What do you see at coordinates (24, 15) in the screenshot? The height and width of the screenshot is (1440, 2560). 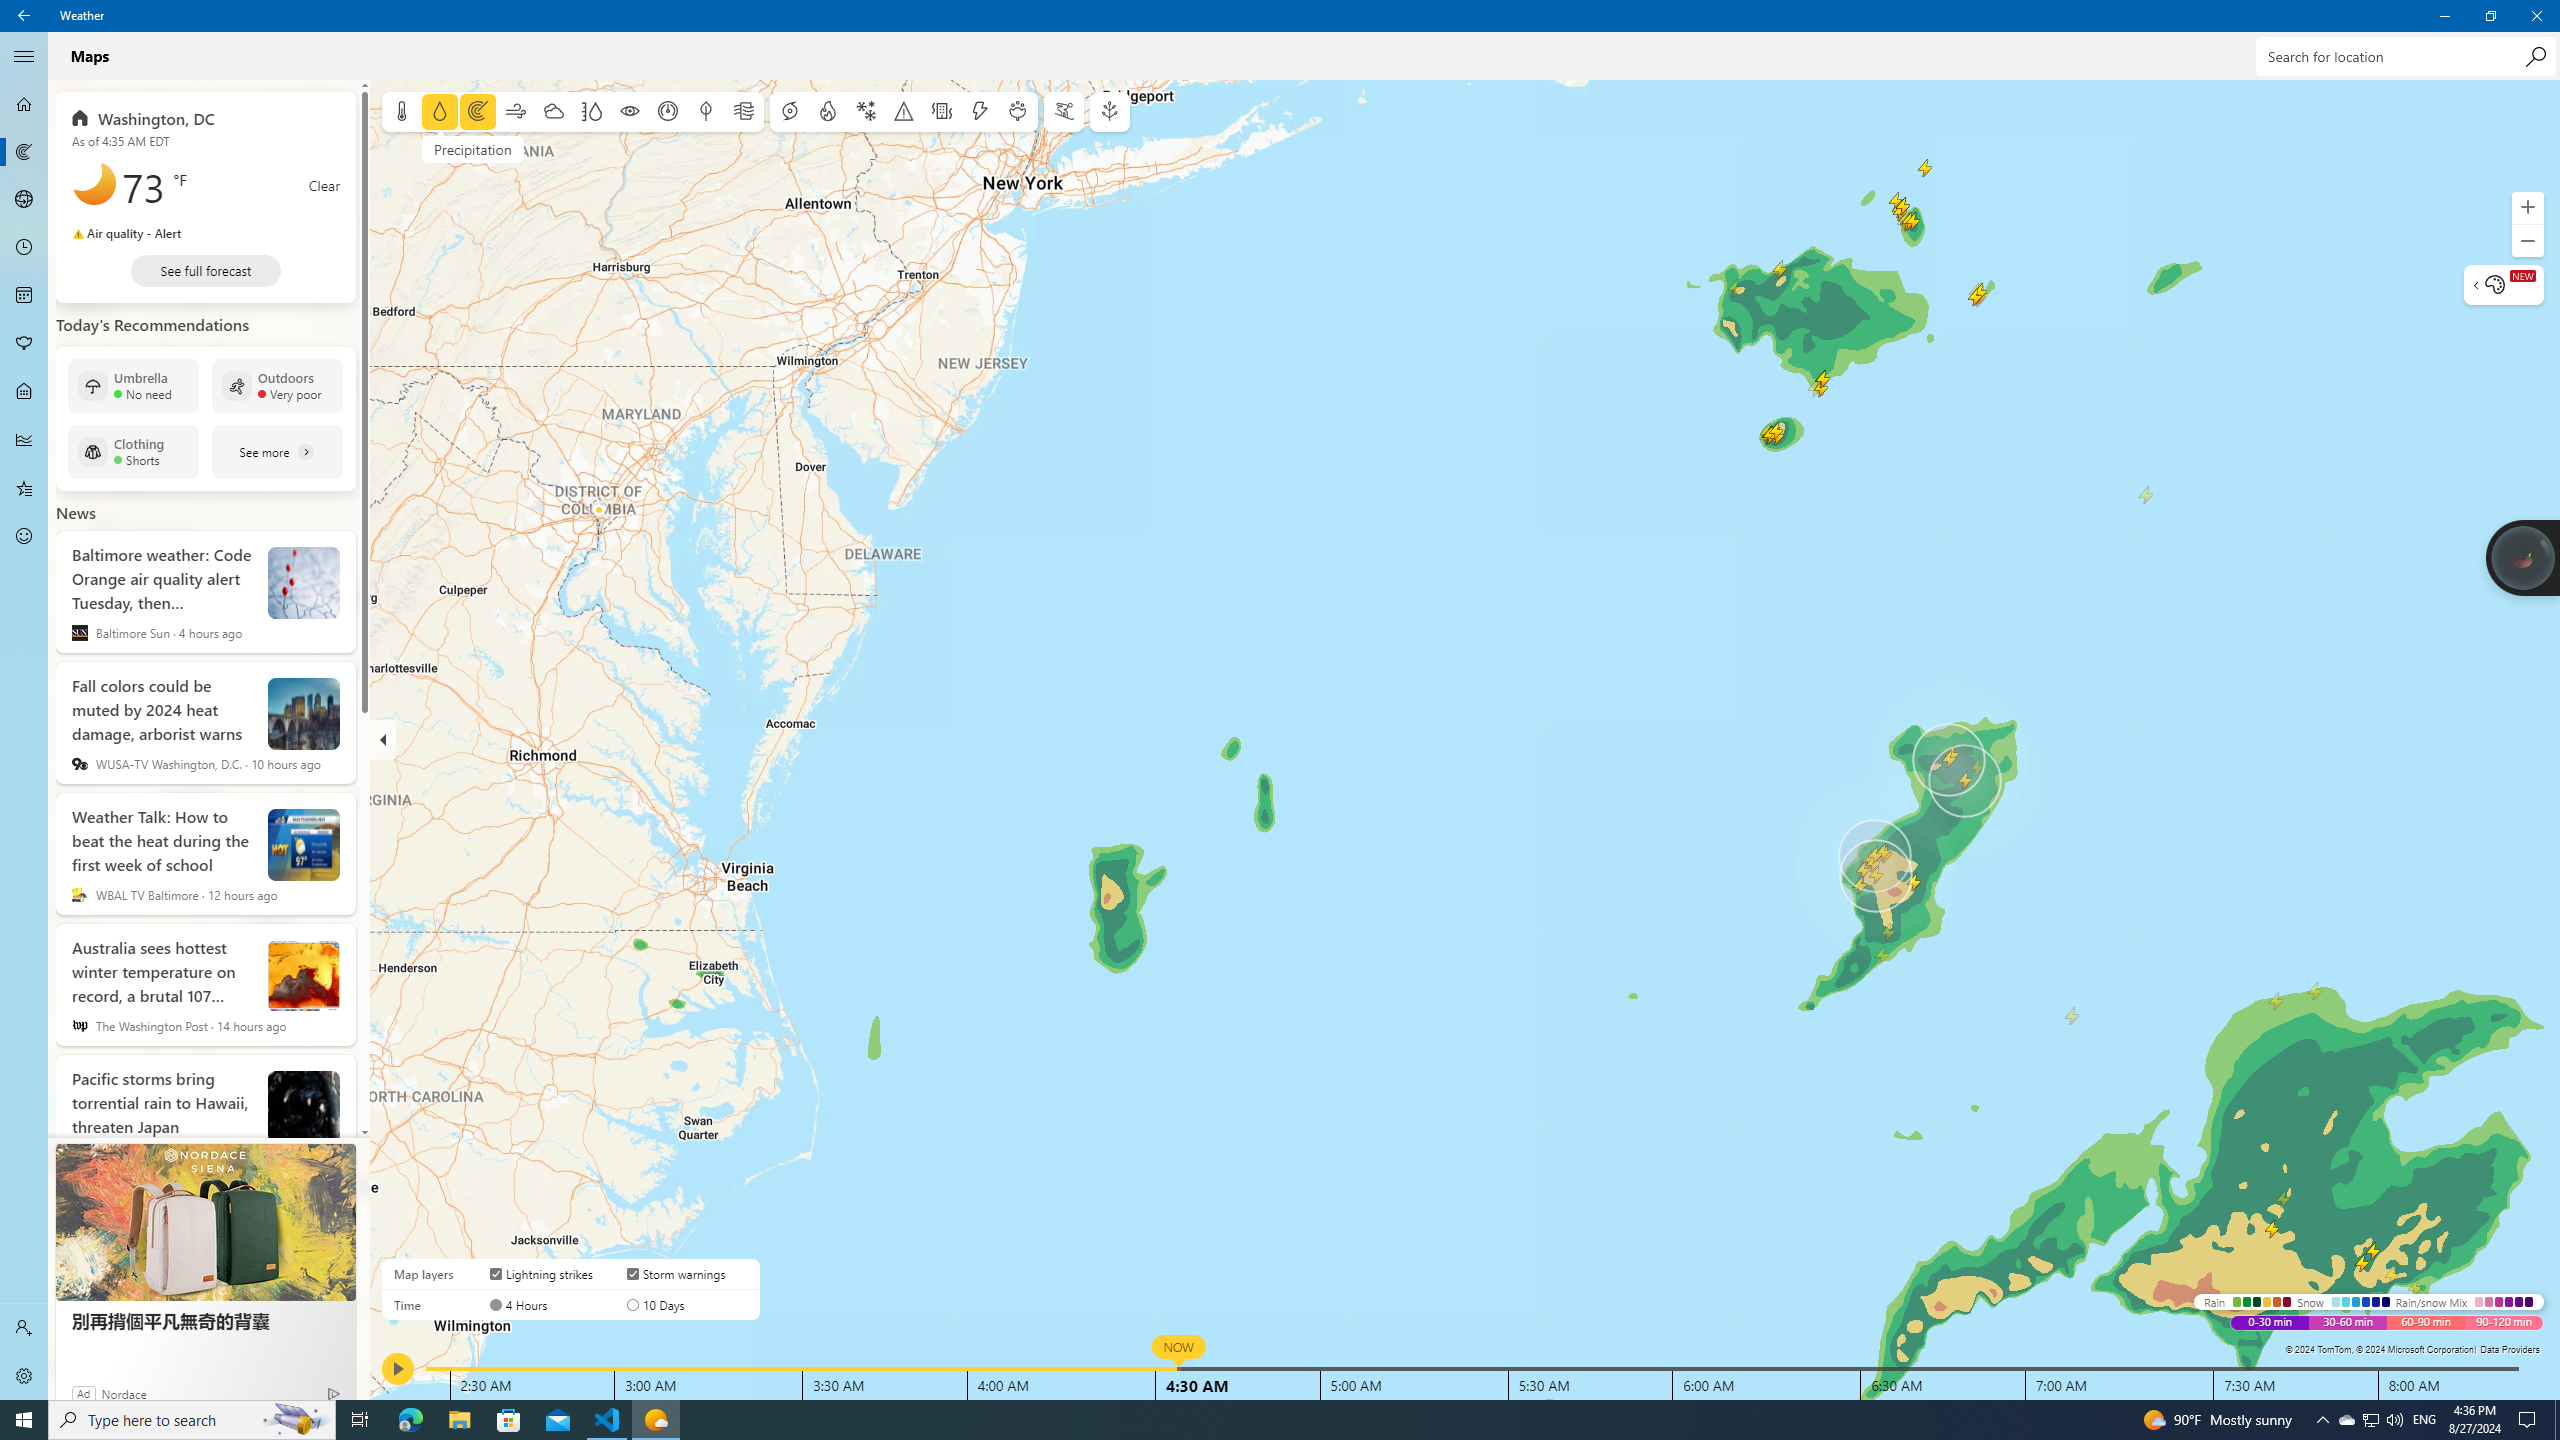 I see `'Back'` at bounding box center [24, 15].